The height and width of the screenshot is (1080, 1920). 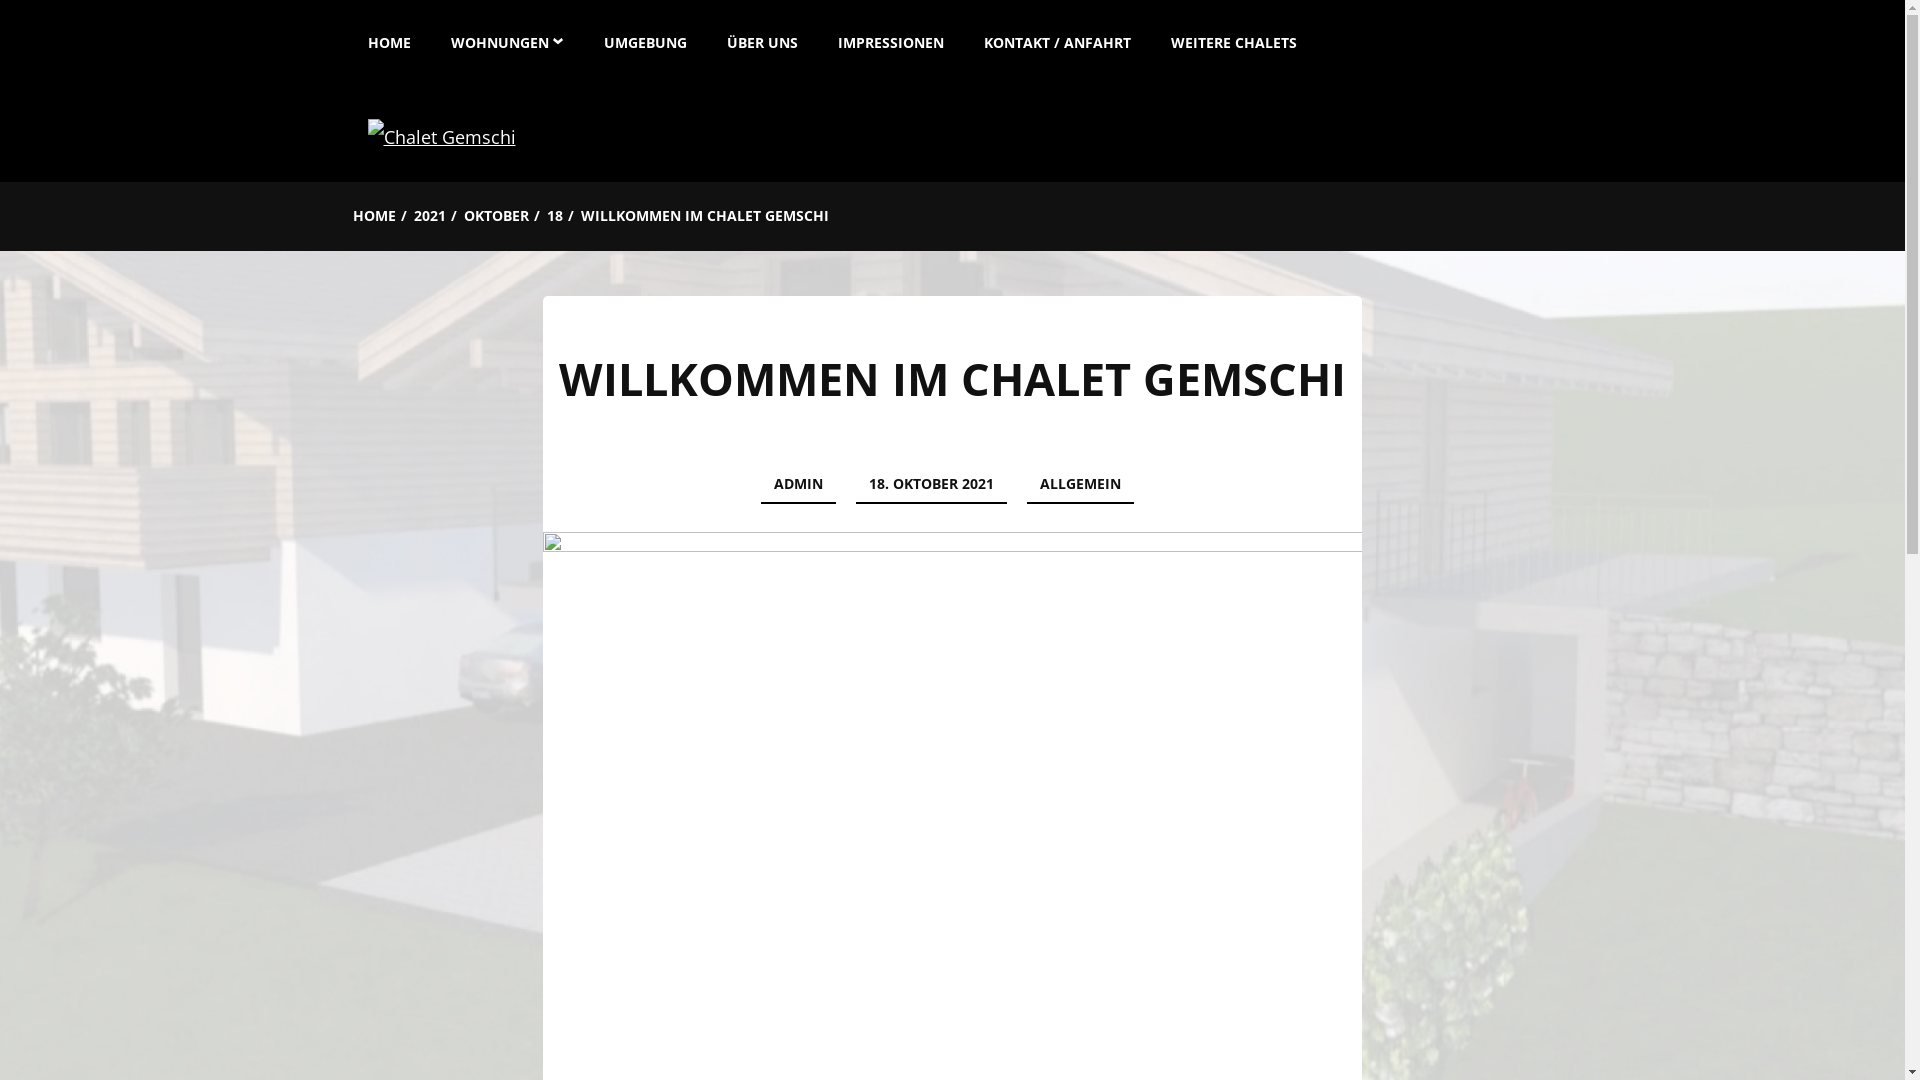 What do you see at coordinates (506, 38) in the screenshot?
I see `'WOHNUNGEN'` at bounding box center [506, 38].